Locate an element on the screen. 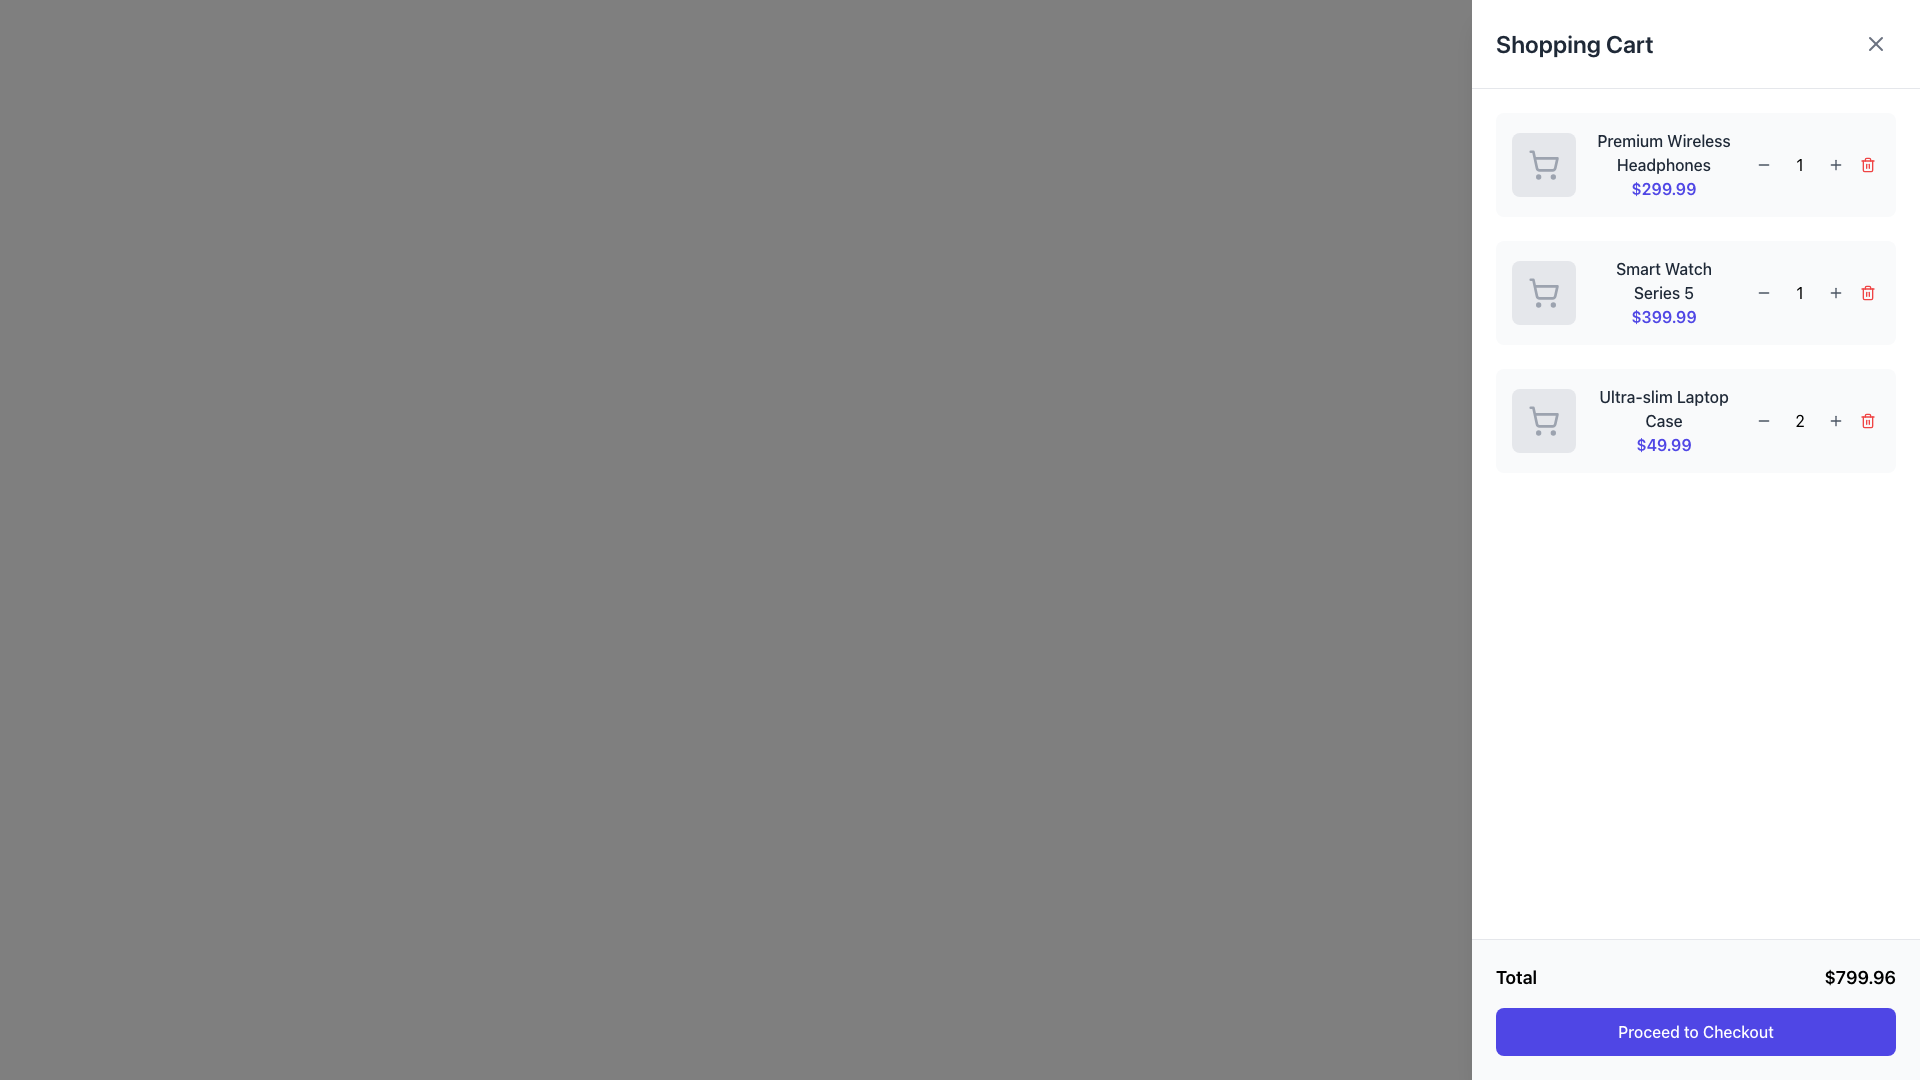 This screenshot has width=1920, height=1080. the small button with a gray plus icon in the shopping cart interface to increase the quantity of the 'Smart Watch Series 5' item is located at coordinates (1836, 293).